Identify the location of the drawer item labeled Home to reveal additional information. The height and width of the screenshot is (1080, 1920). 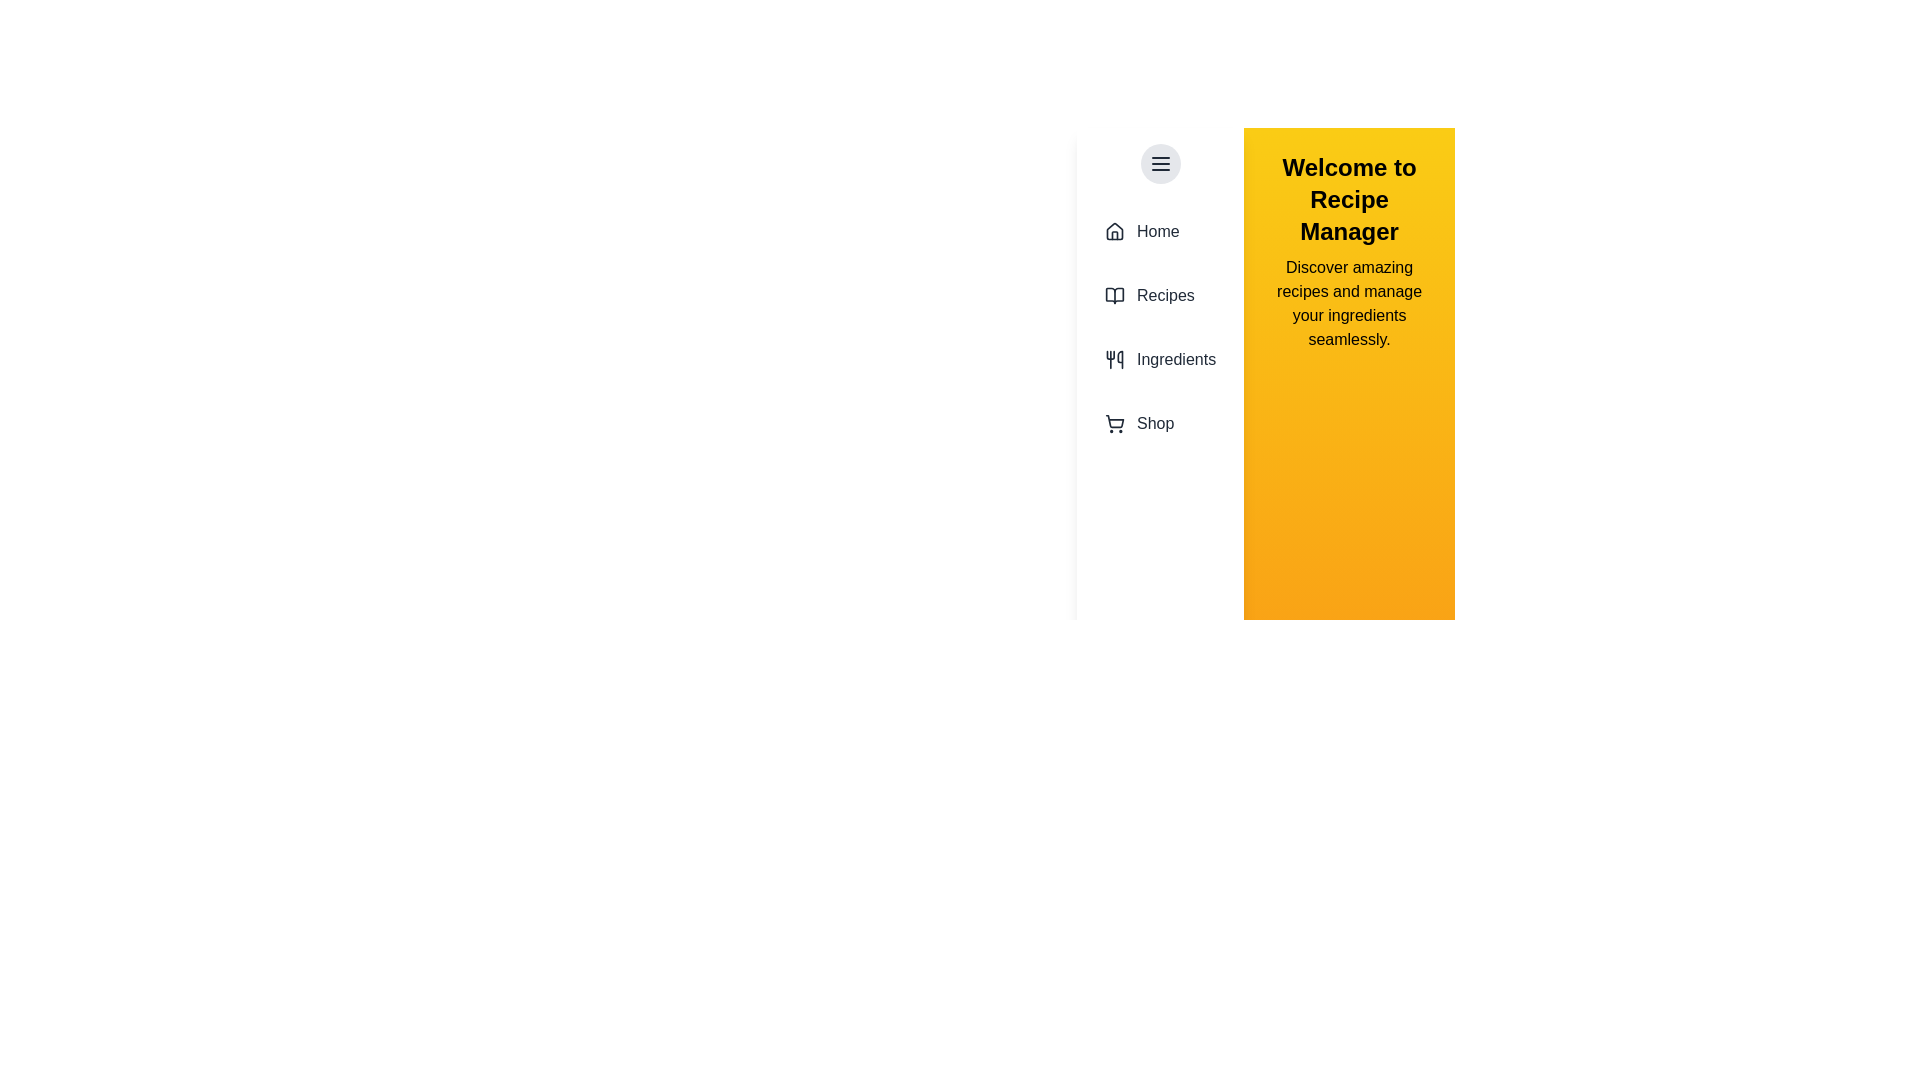
(1160, 230).